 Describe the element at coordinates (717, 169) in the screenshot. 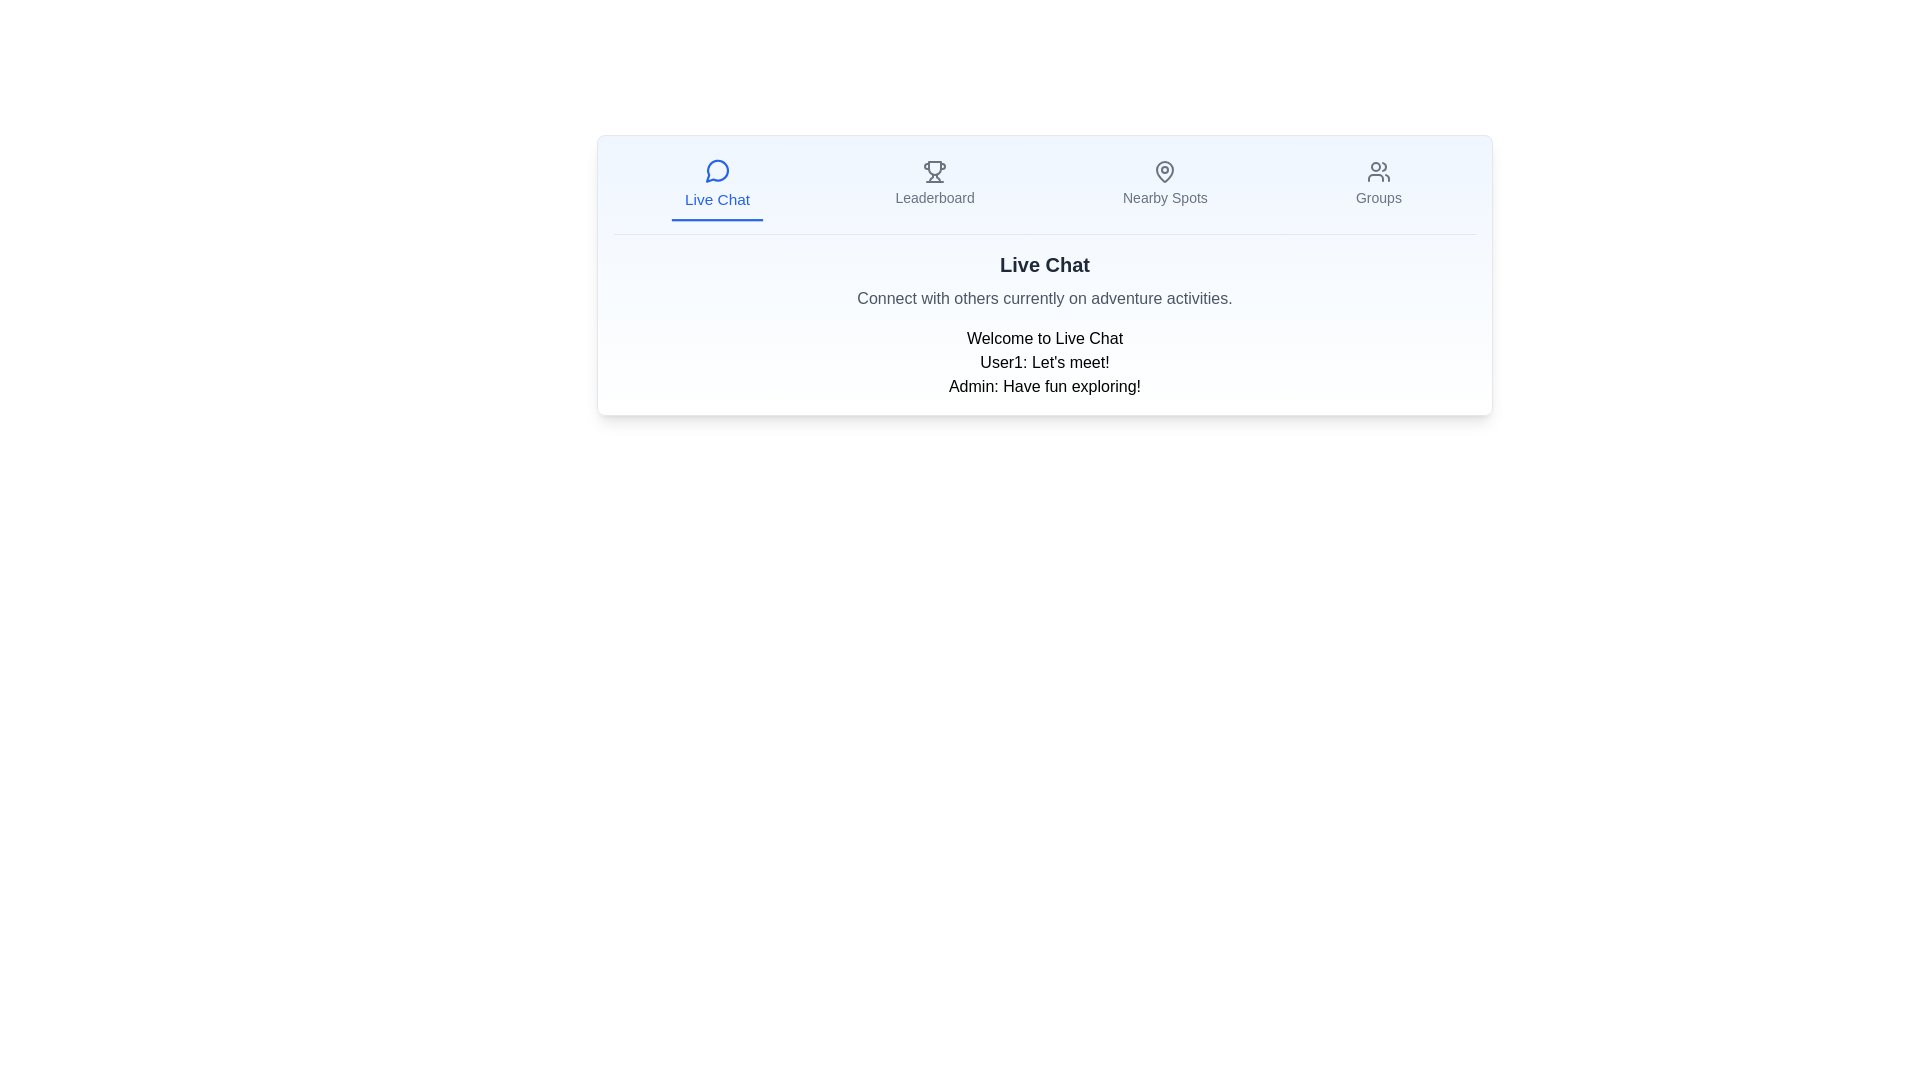

I see `the 'Live Chat' icon located at the top-left section of the navigation menu` at that location.